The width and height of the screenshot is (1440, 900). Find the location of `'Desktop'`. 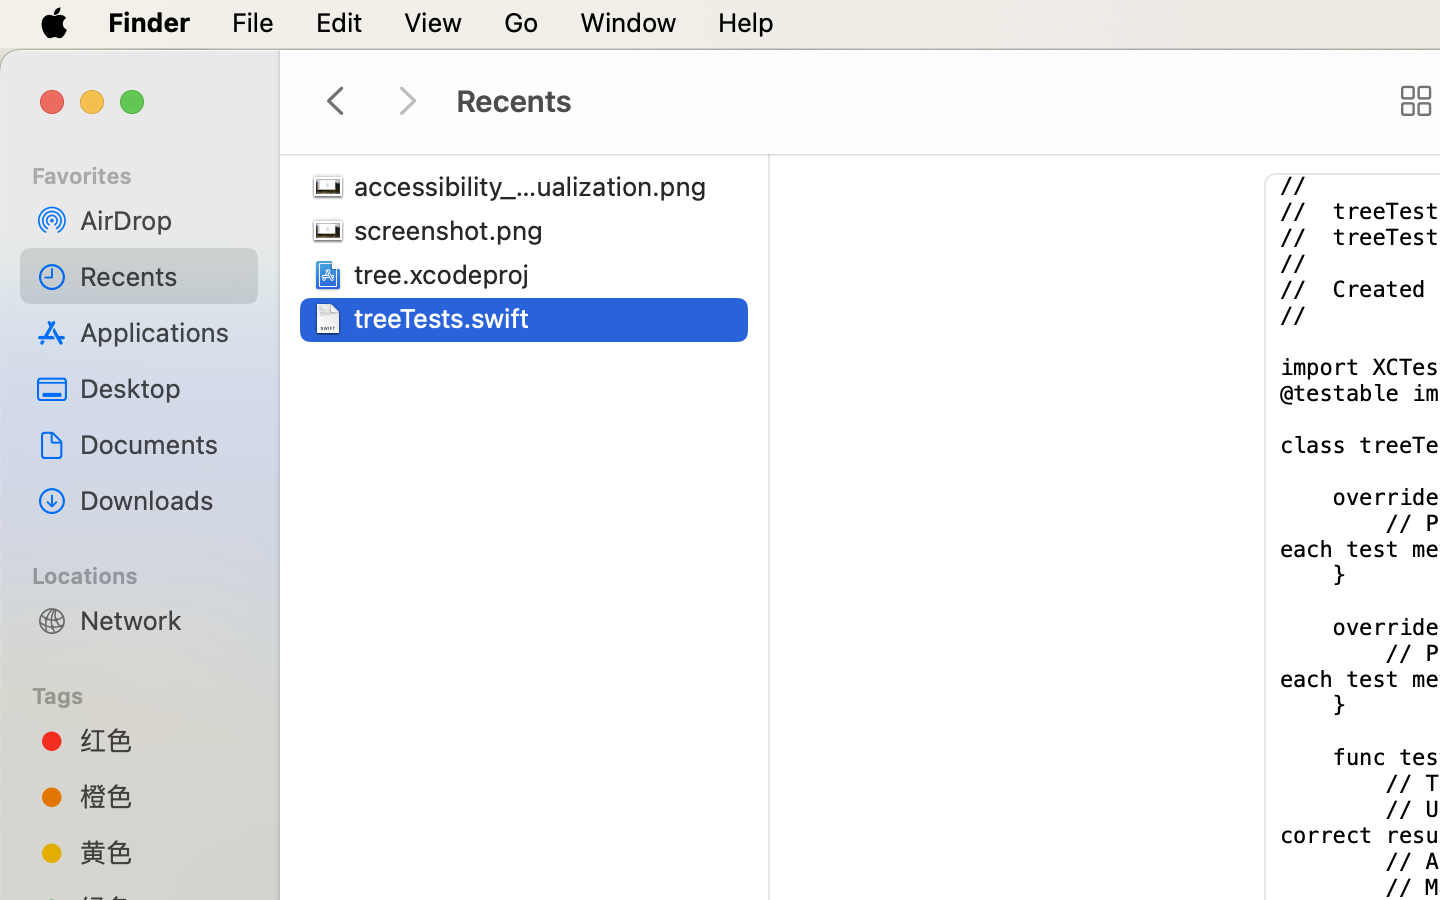

'Desktop' is located at coordinates (159, 387).